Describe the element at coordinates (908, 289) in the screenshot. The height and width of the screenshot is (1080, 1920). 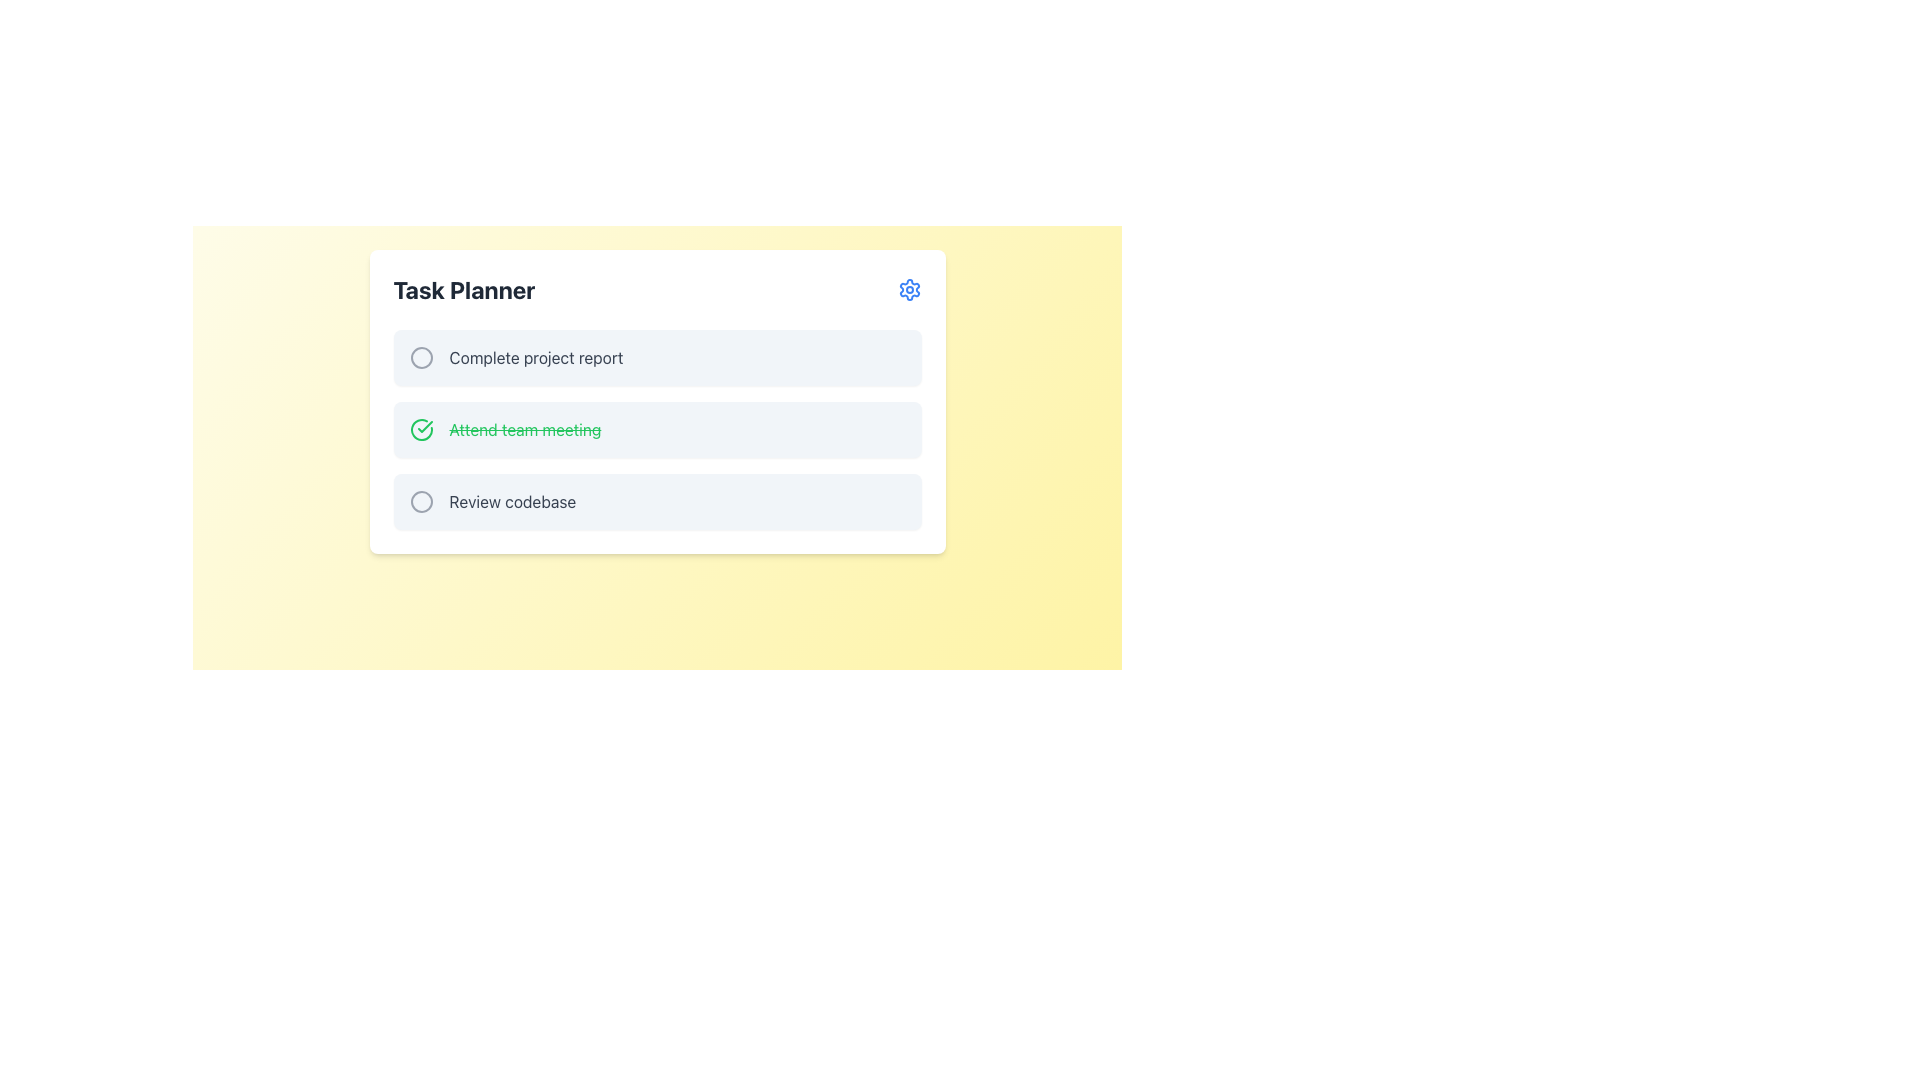
I see `the blue cogwheel icon located in the top-right corner of the 'Task Planner' card` at that location.